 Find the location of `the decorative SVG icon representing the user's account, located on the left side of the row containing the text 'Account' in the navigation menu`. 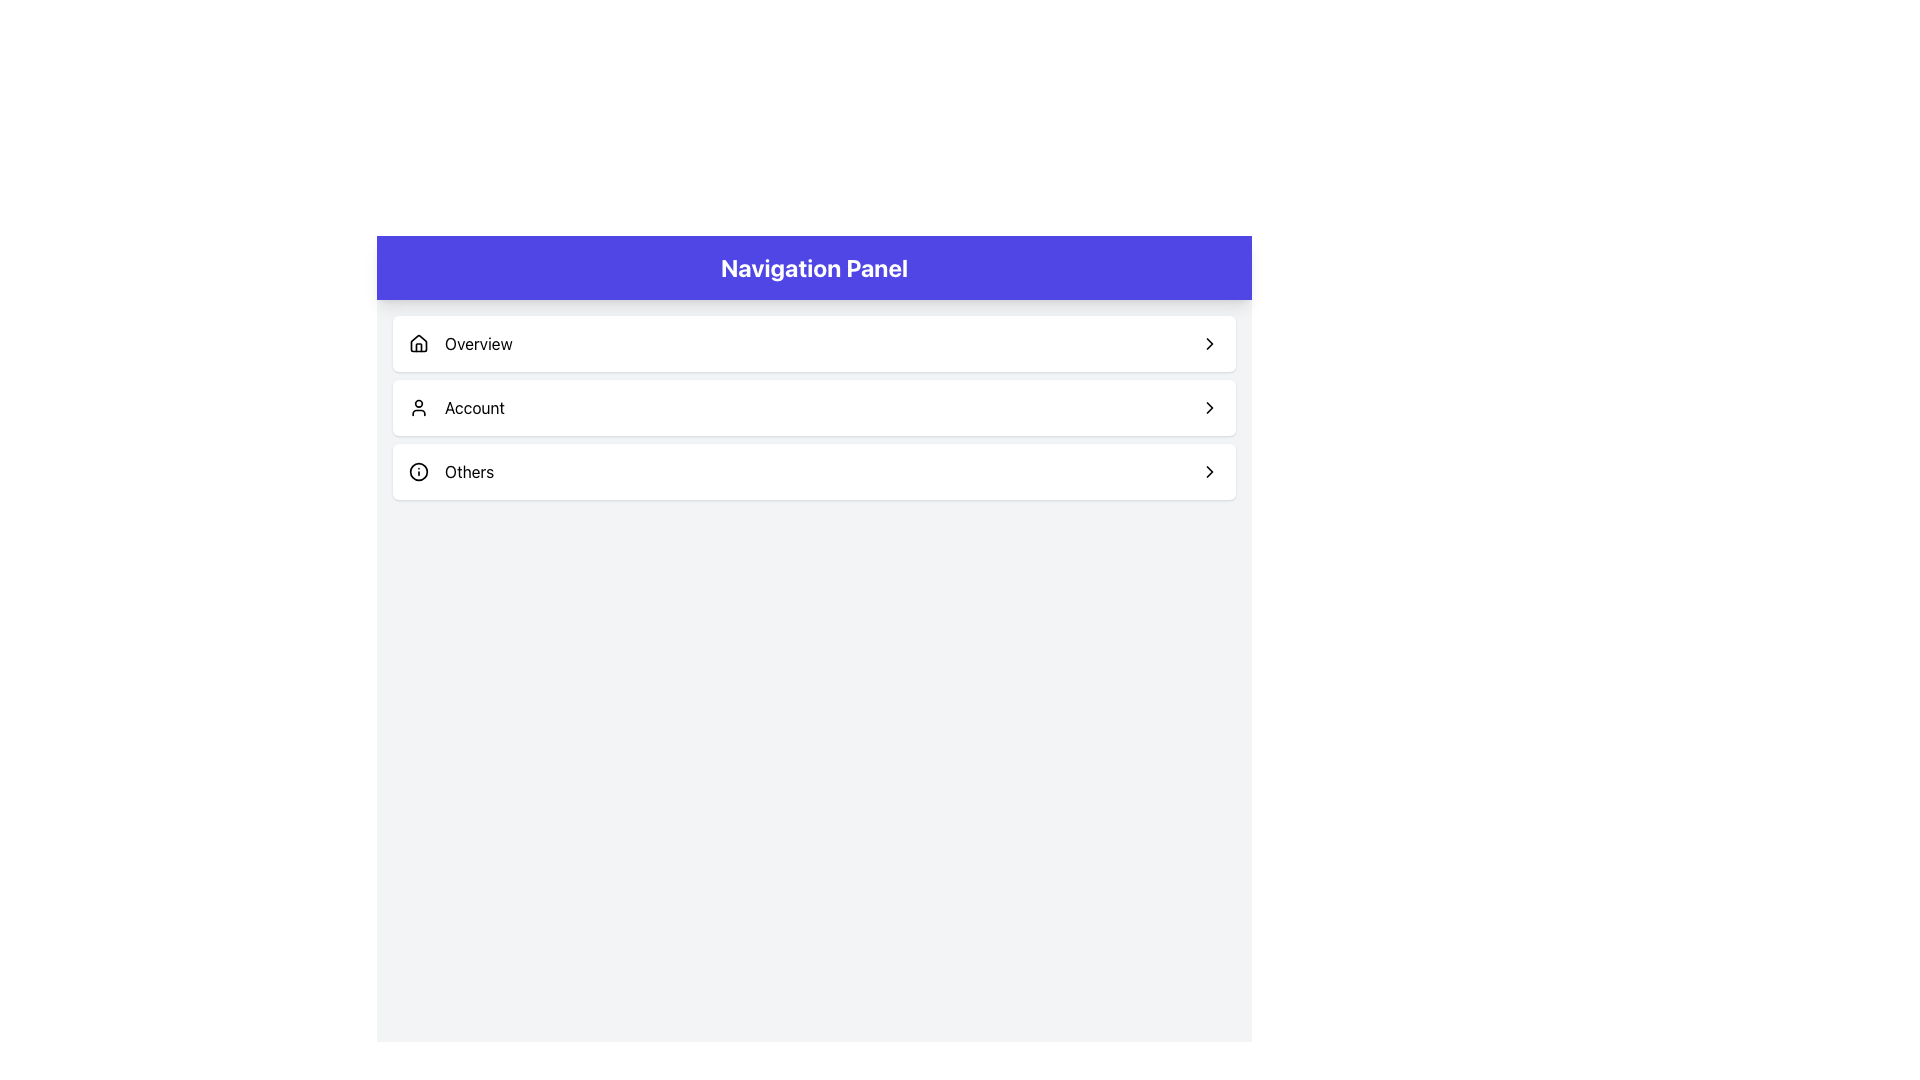

the decorative SVG icon representing the user's account, located on the left side of the row containing the text 'Account' in the navigation menu is located at coordinates (417, 407).